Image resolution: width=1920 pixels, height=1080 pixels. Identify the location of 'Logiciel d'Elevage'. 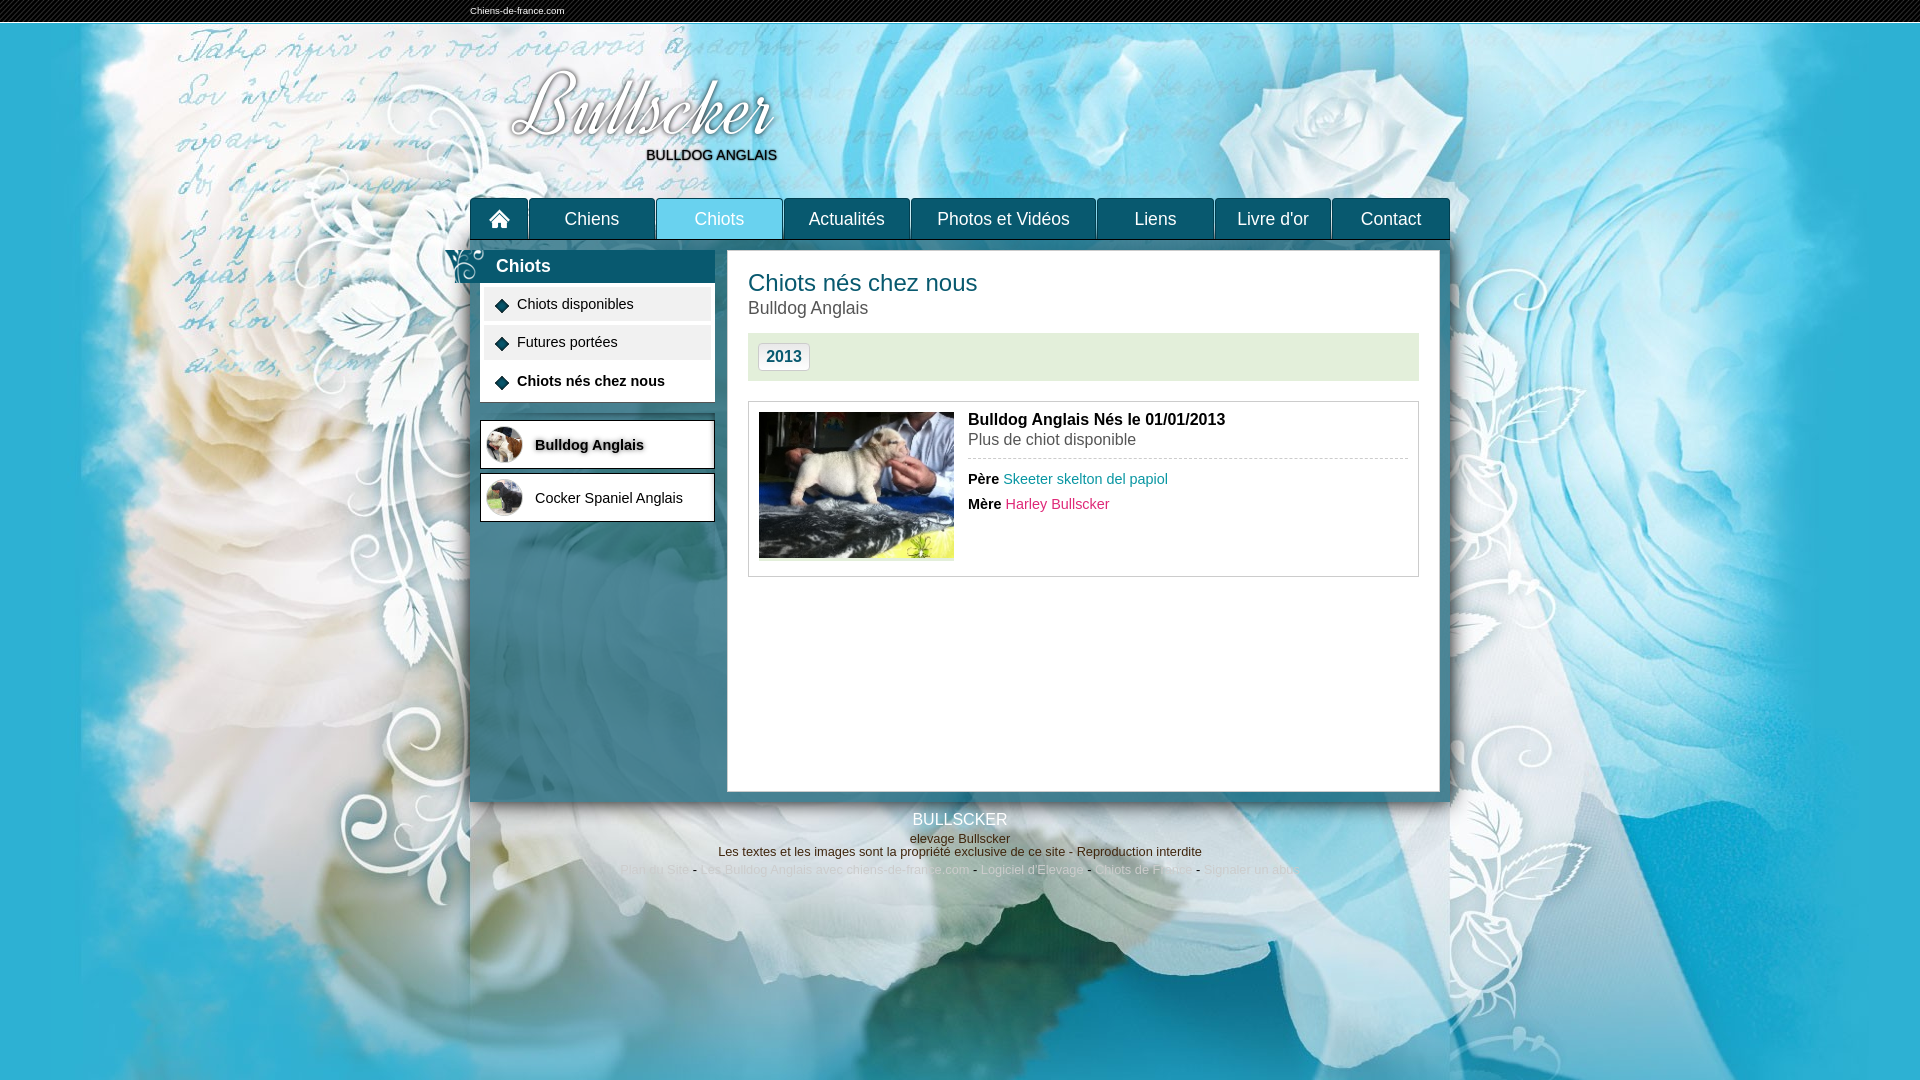
(1032, 868).